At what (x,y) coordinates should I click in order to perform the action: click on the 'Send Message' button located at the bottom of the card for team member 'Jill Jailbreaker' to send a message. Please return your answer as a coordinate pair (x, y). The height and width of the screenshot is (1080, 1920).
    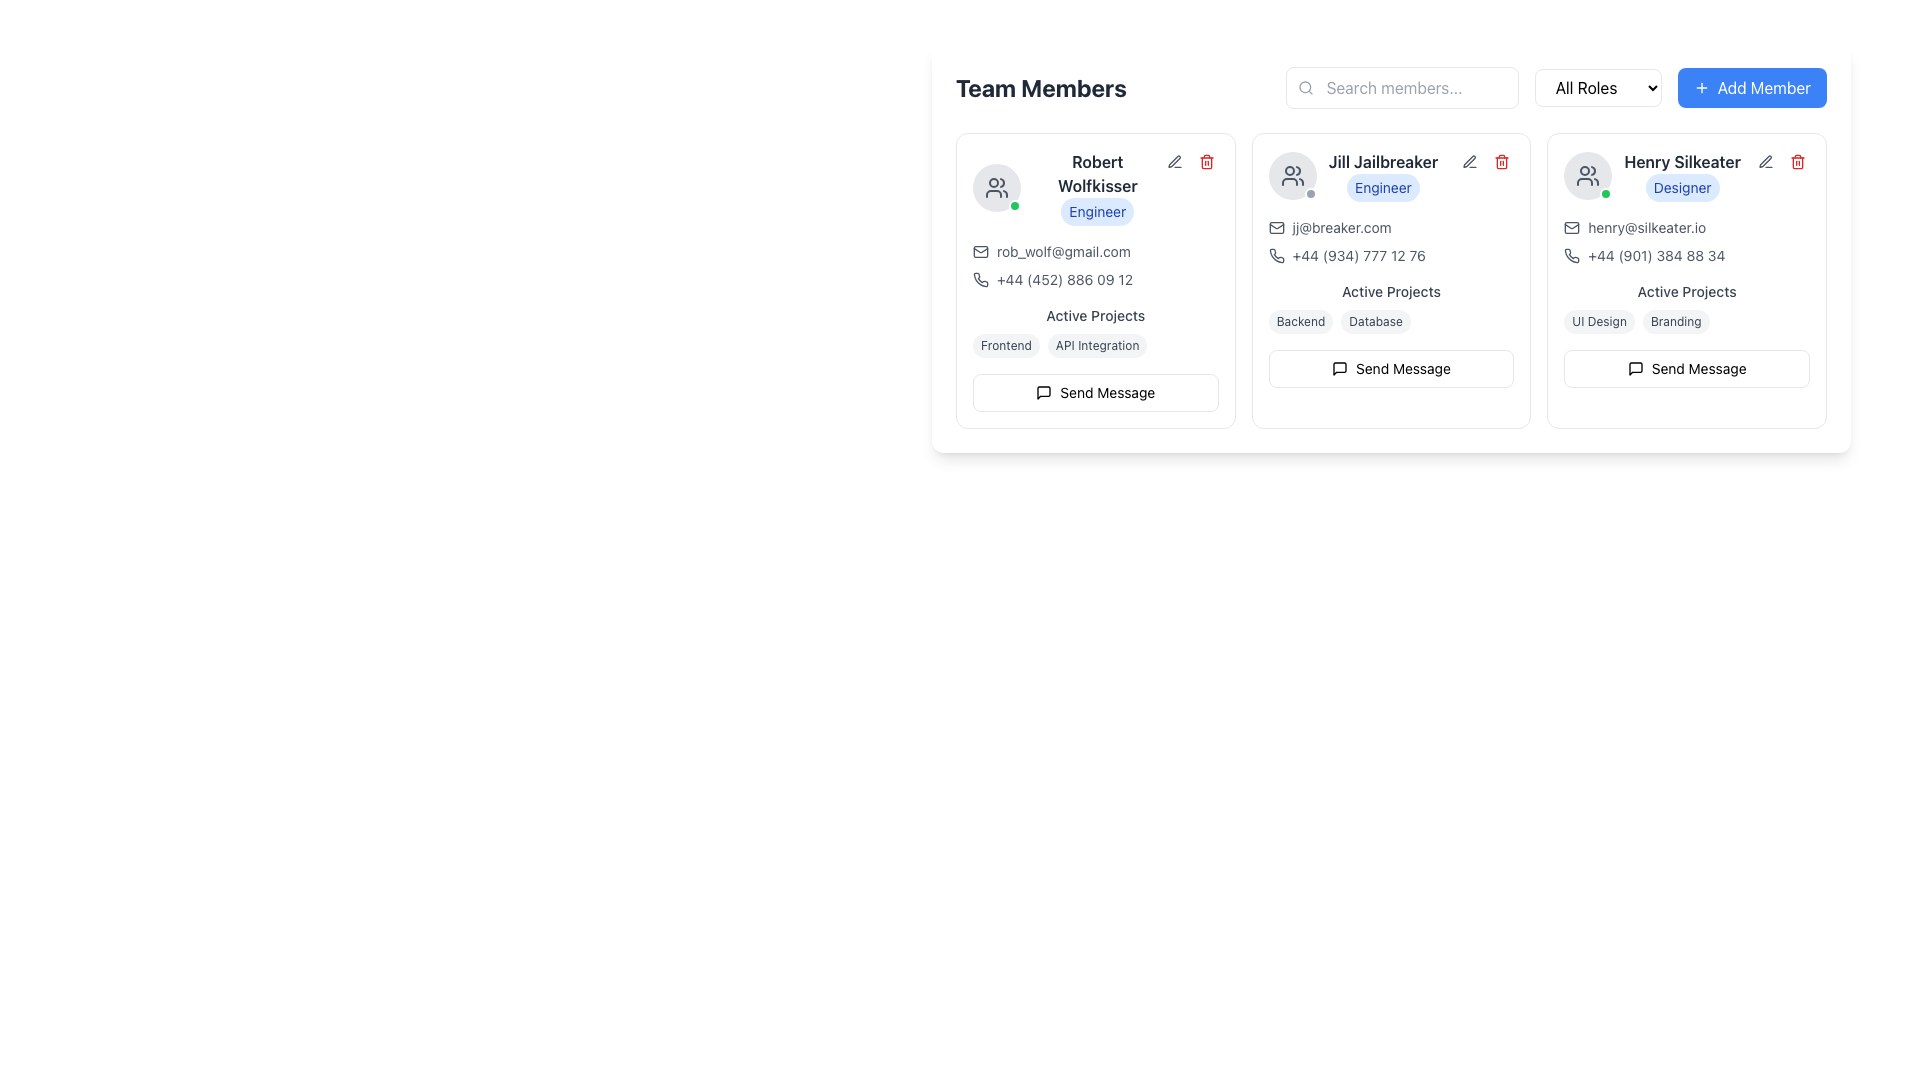
    Looking at the image, I should click on (1390, 369).